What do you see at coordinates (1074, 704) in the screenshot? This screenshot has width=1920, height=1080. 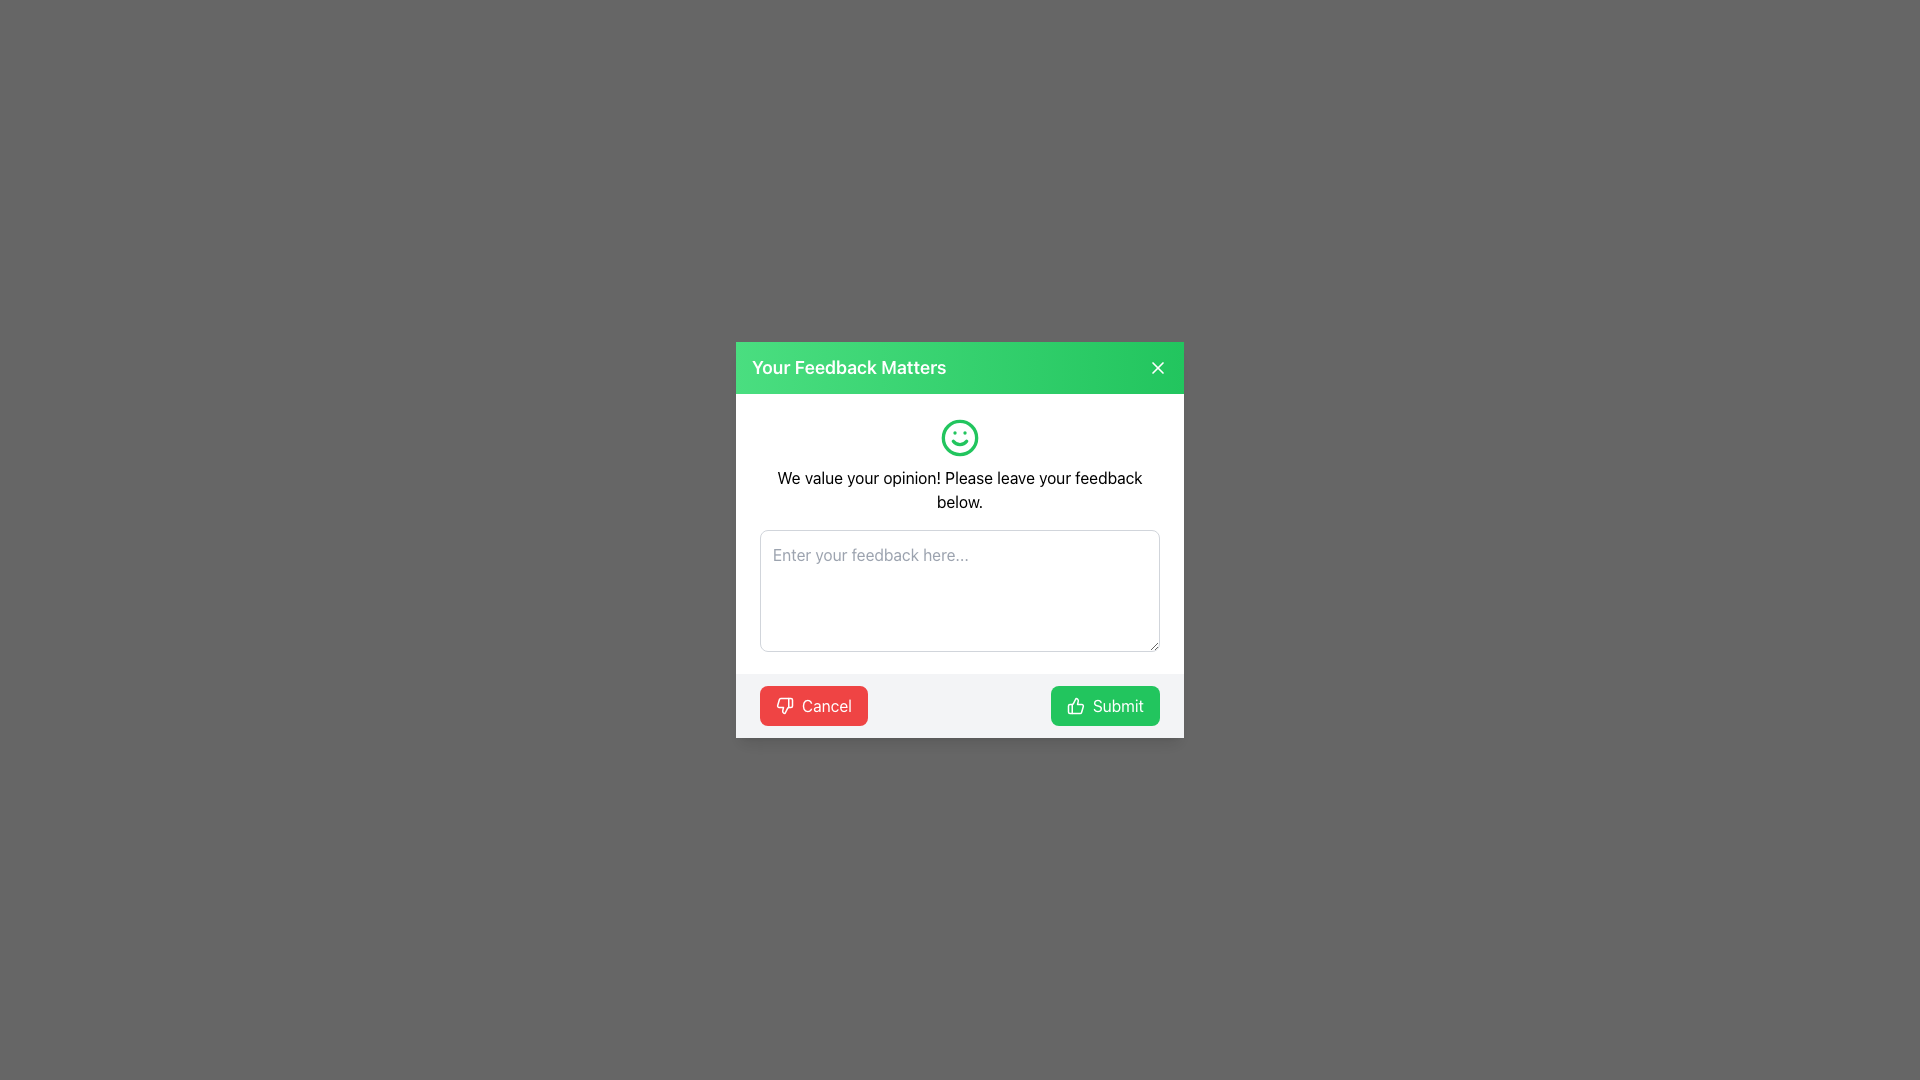 I see `the thumbs-up icon that is part of the green 'Submit' button located at the bottom-right corner of the feedback form modal` at bounding box center [1074, 704].